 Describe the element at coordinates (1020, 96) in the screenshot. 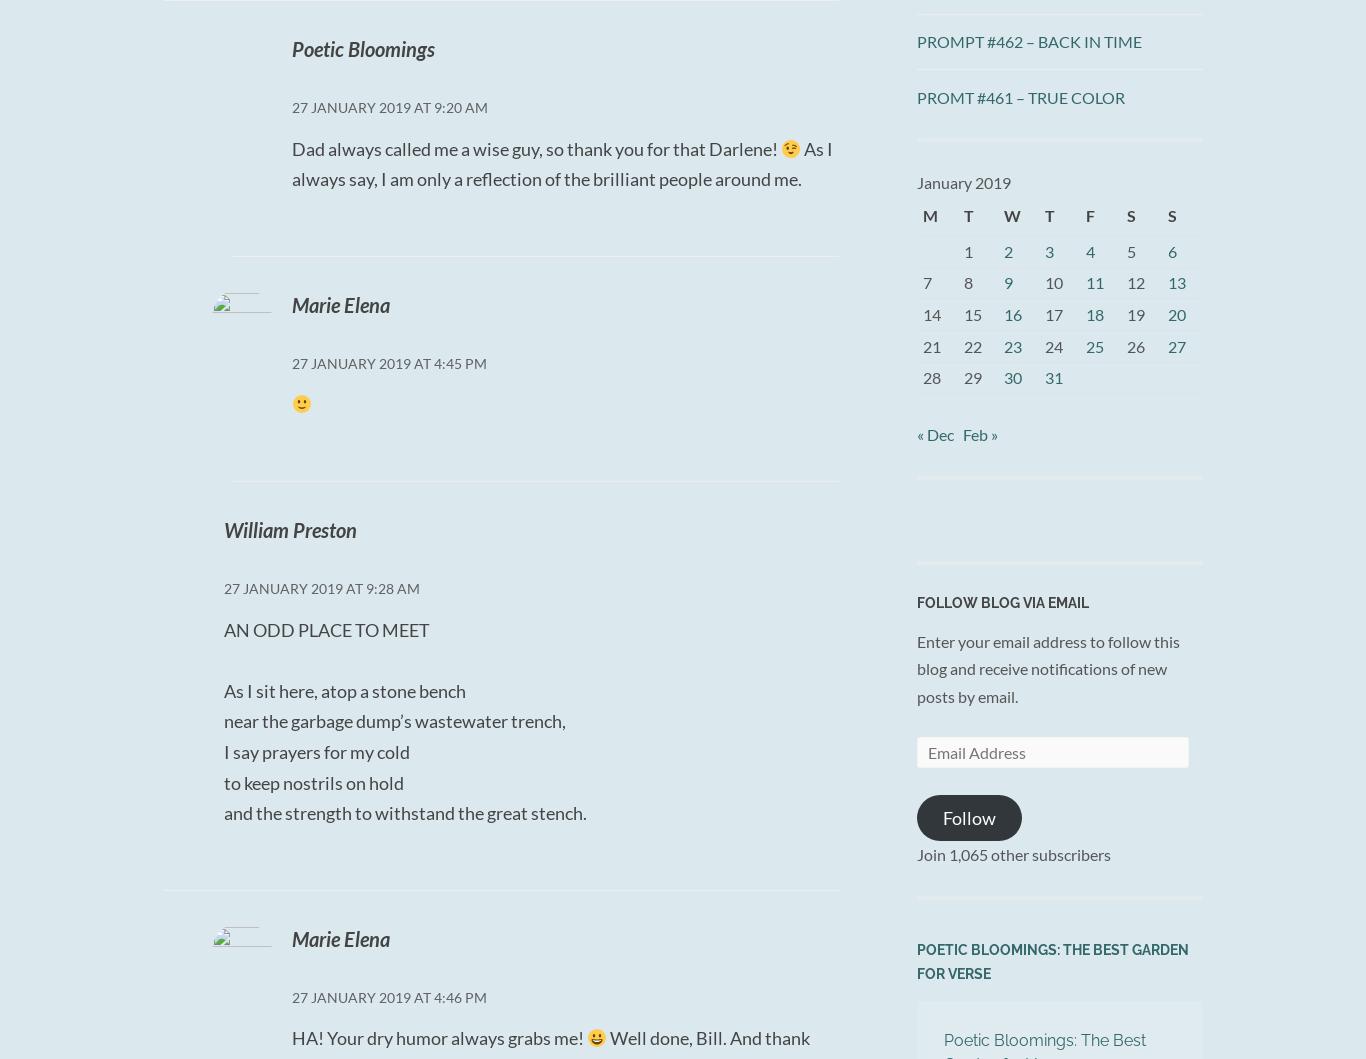

I see `'PROMT #461 – TRUE COLOR'` at that location.